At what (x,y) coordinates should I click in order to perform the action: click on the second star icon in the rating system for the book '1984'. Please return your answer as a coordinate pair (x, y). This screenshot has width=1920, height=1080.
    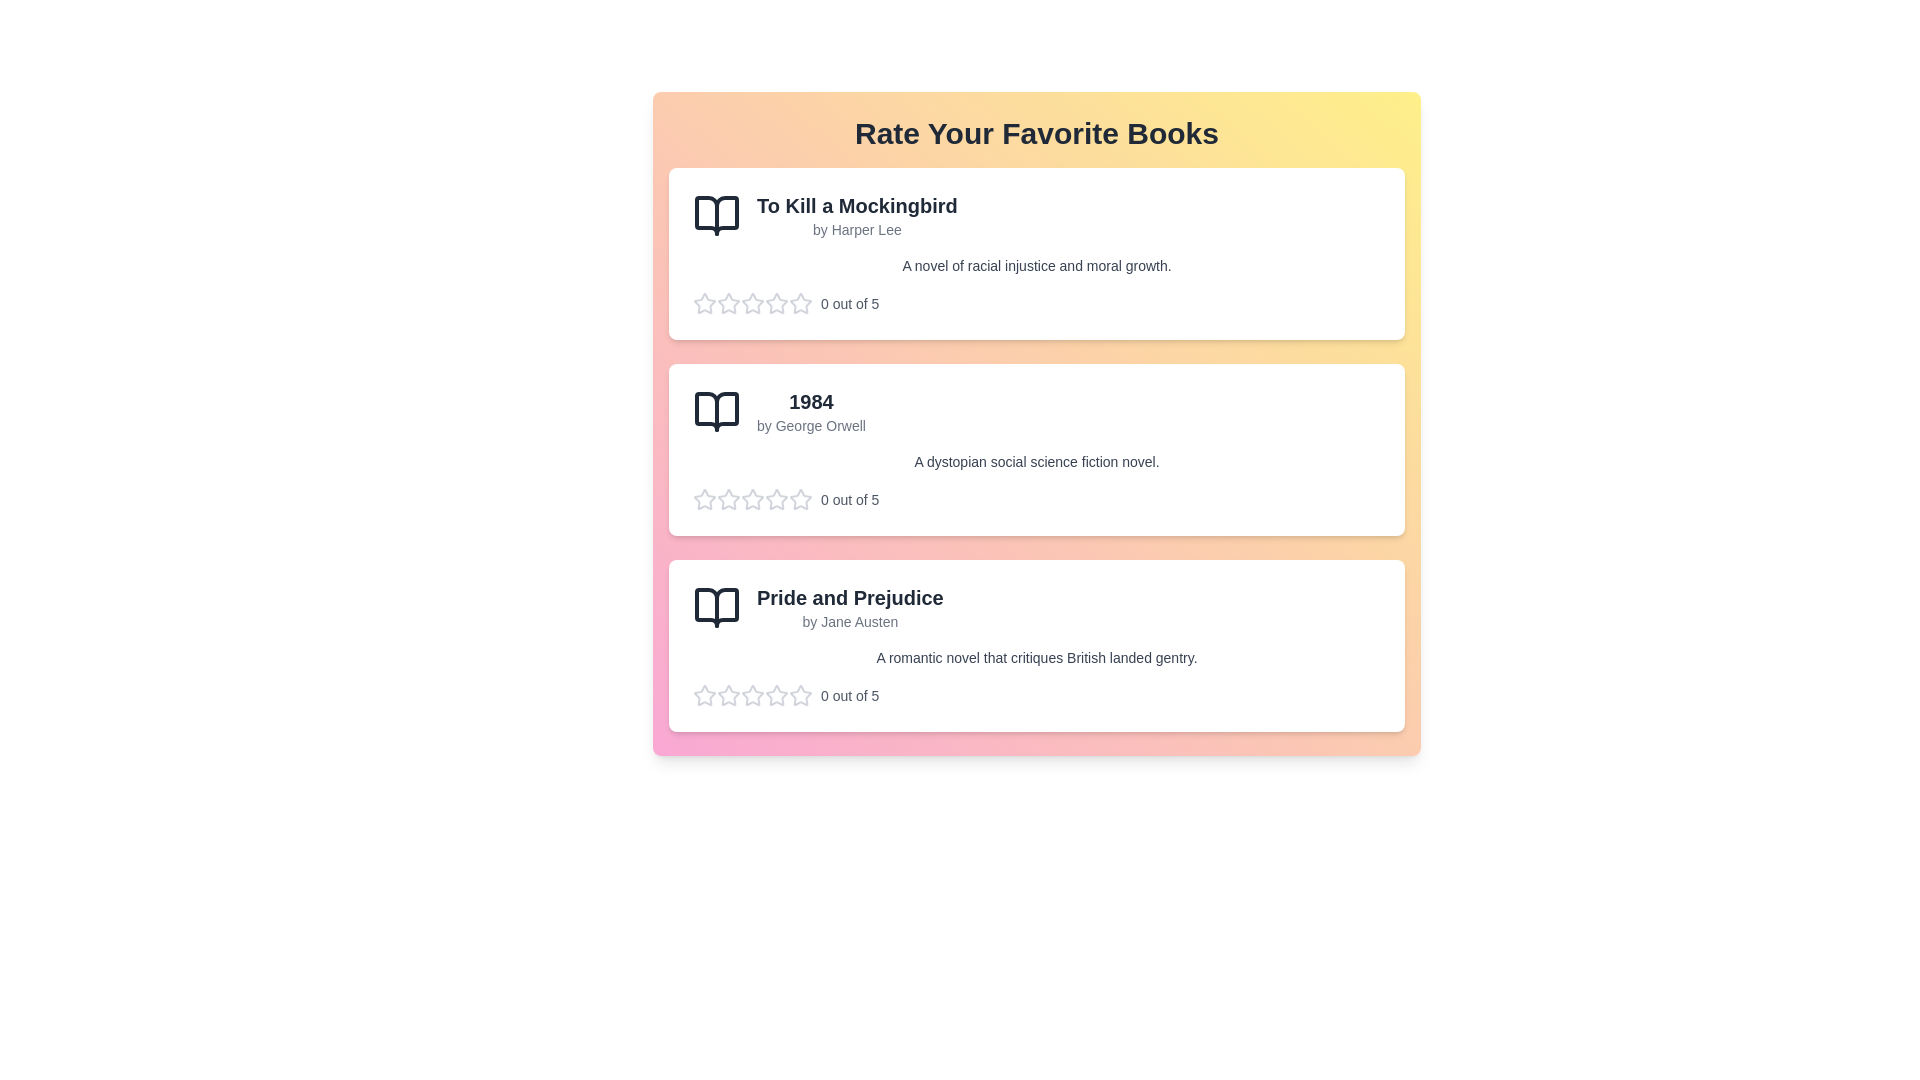
    Looking at the image, I should click on (776, 498).